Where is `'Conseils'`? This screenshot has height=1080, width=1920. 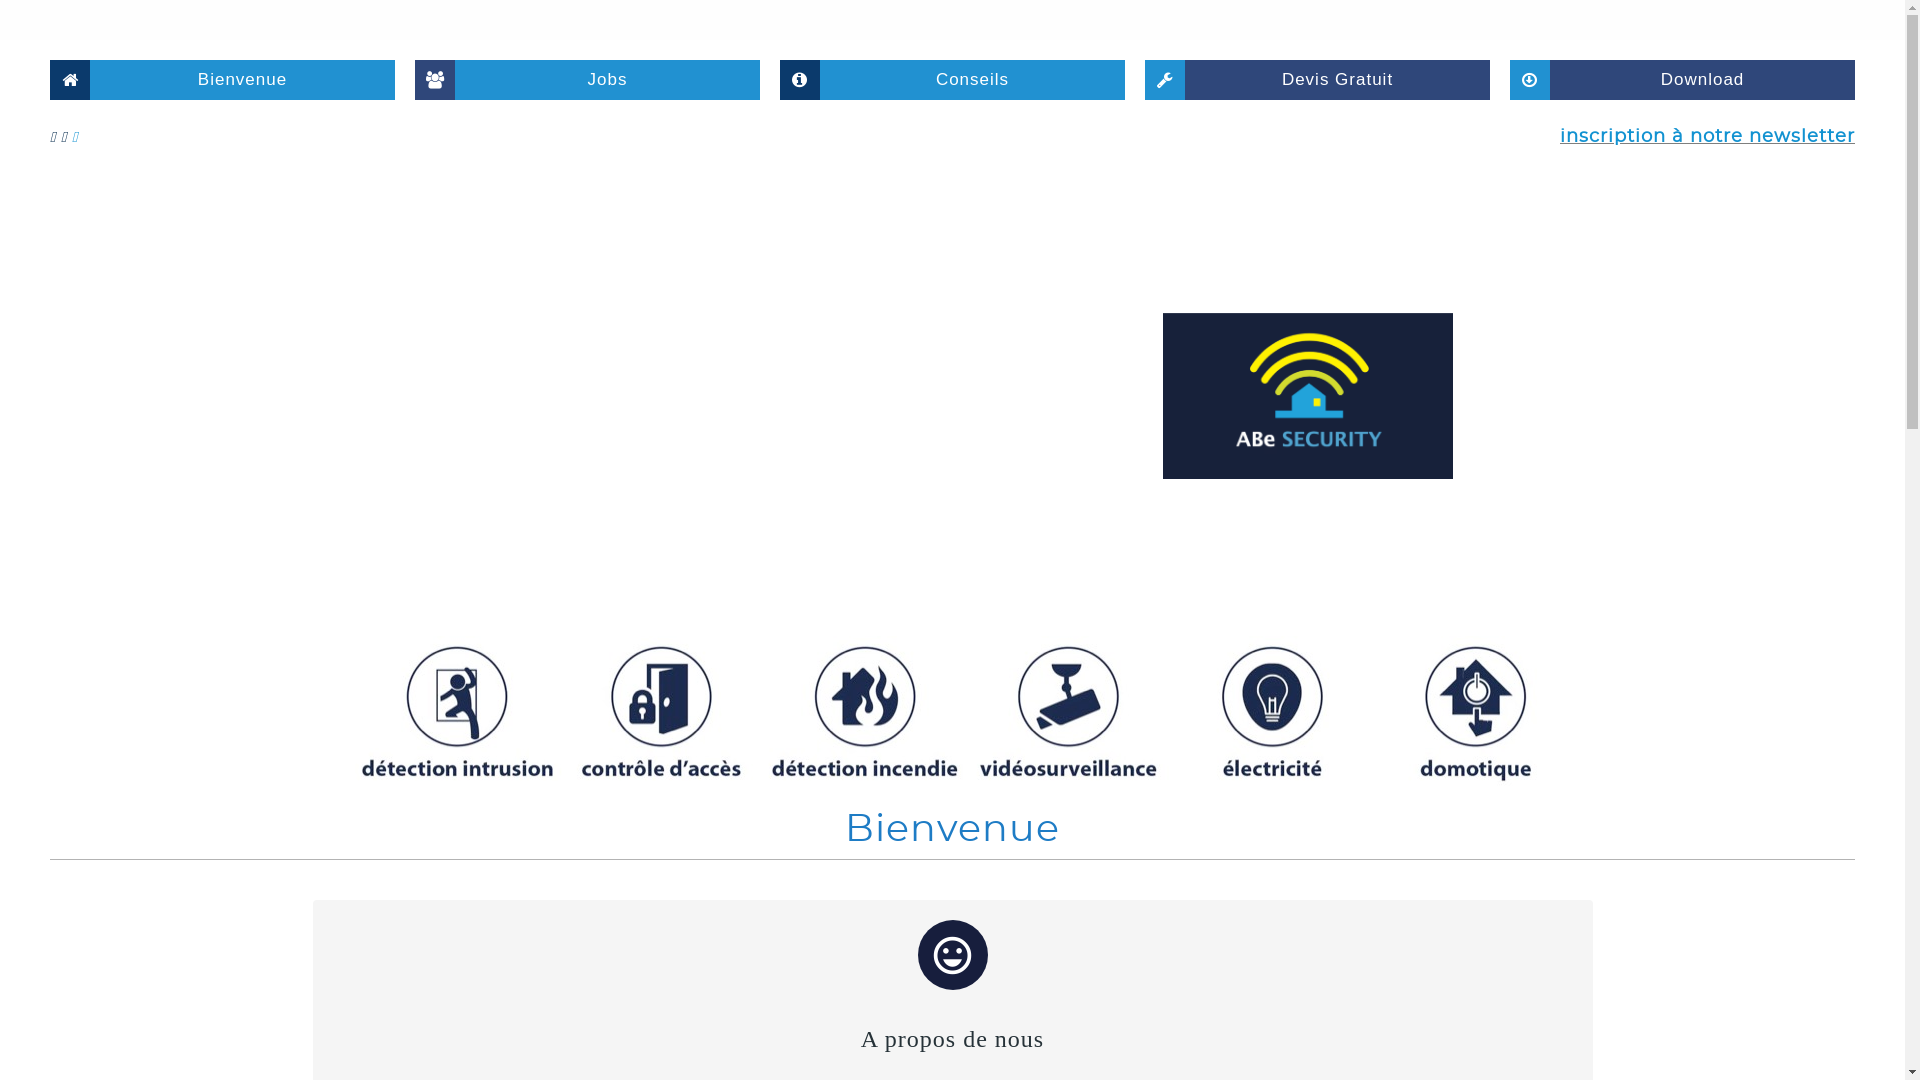
'Conseils' is located at coordinates (951, 79).